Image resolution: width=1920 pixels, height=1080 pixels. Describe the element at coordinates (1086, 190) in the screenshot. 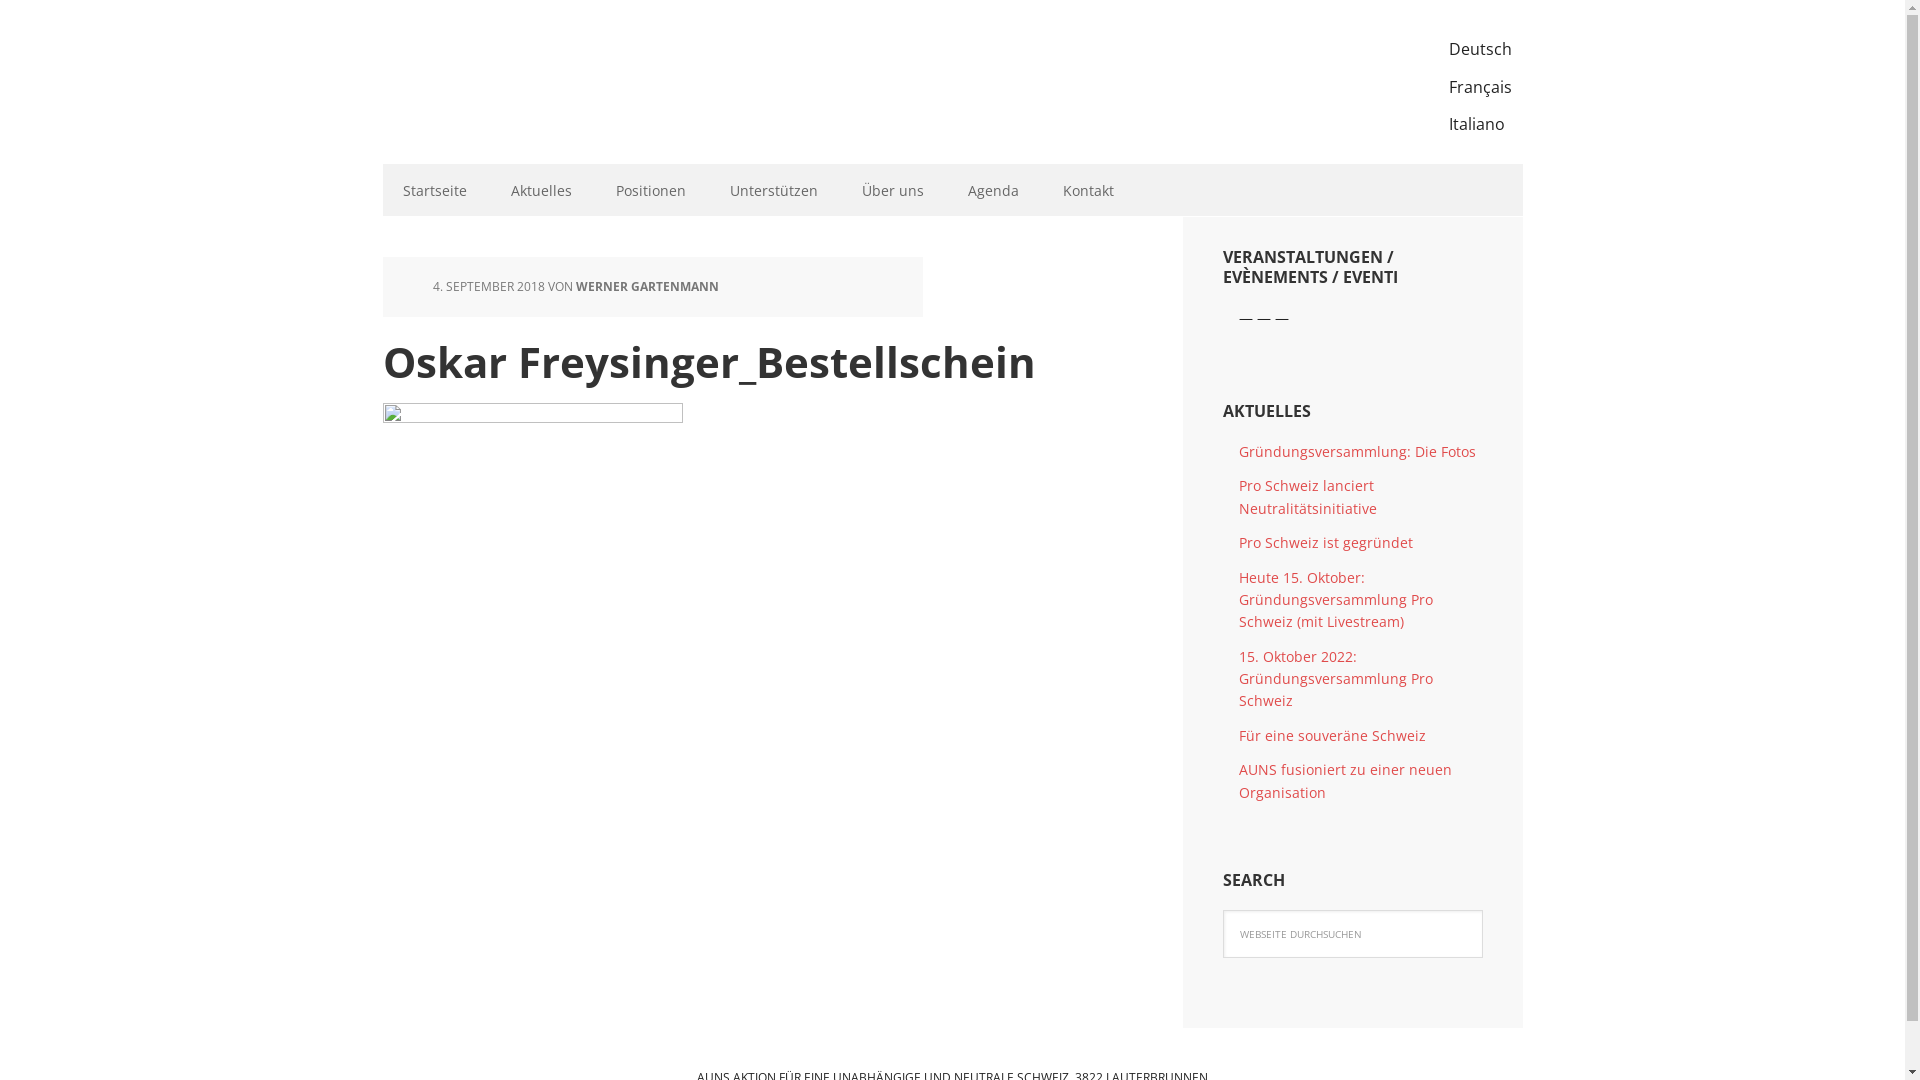

I see `'Kontakt'` at that location.